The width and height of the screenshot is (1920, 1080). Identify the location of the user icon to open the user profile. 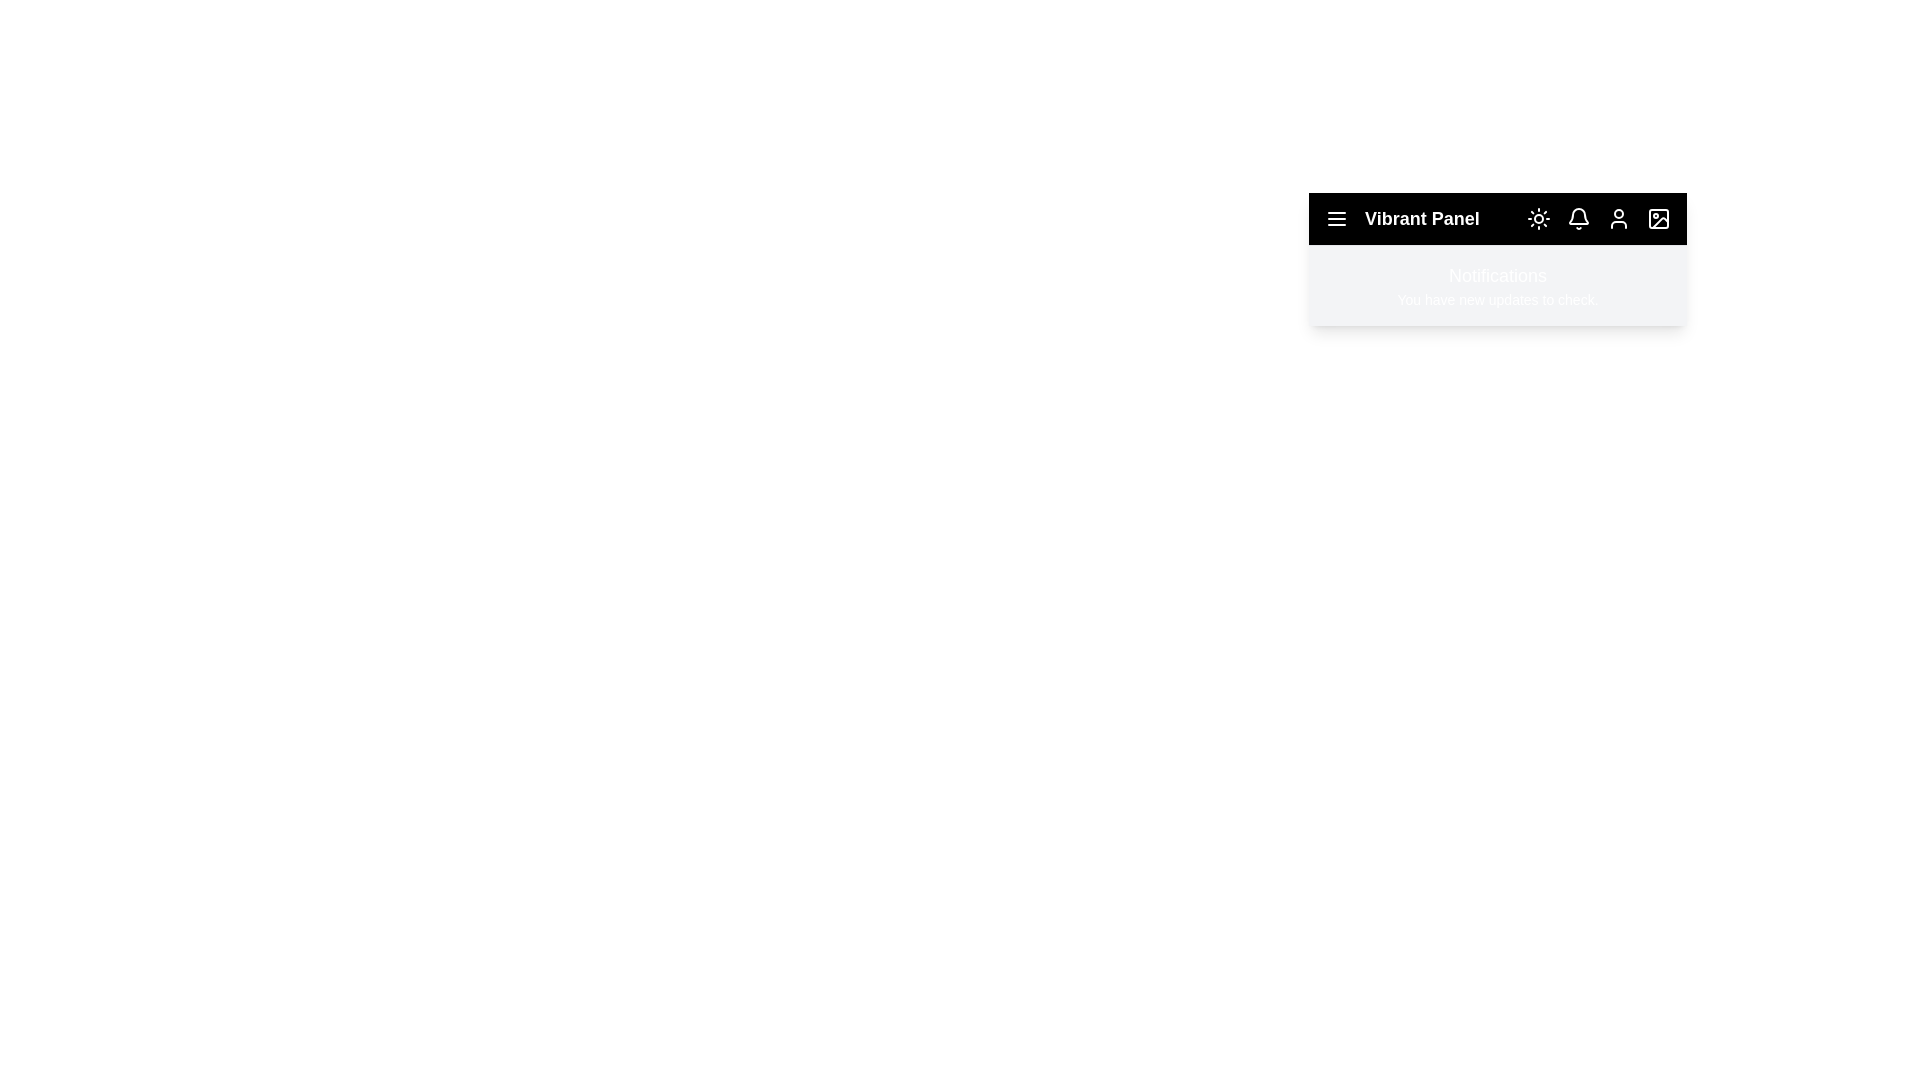
(1618, 219).